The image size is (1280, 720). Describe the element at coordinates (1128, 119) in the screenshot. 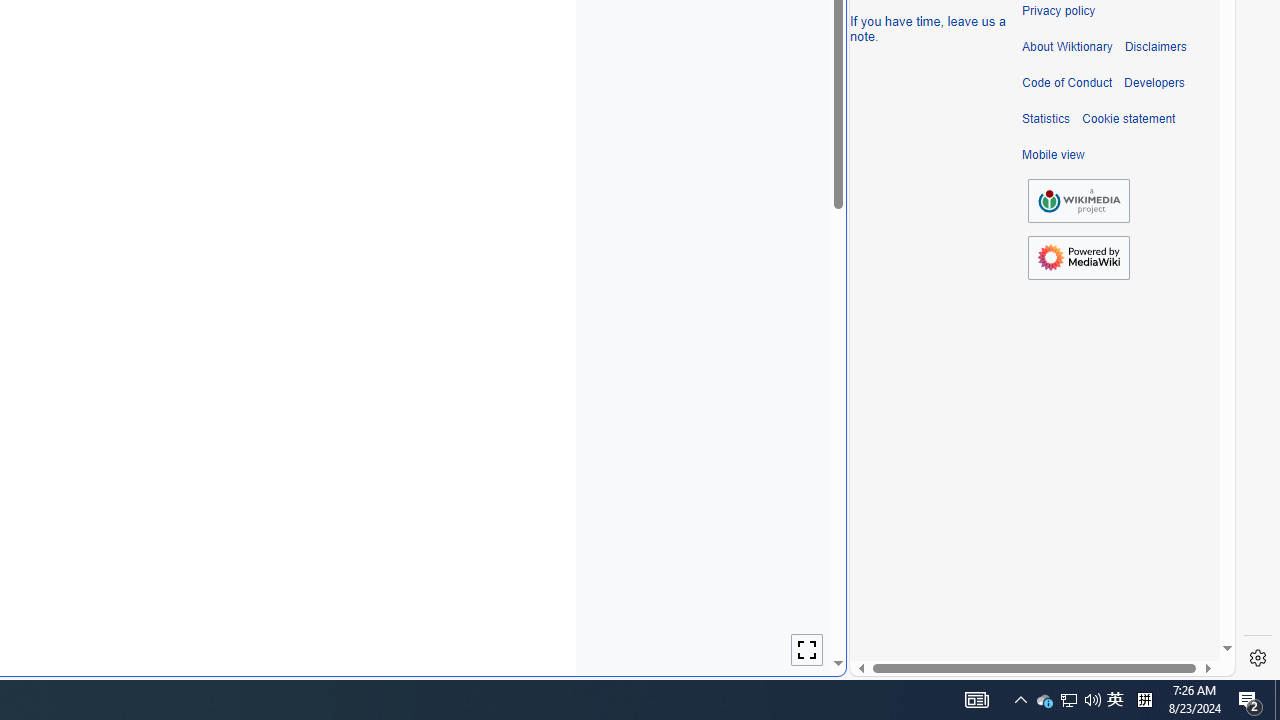

I see `'Cookie statement'` at that location.